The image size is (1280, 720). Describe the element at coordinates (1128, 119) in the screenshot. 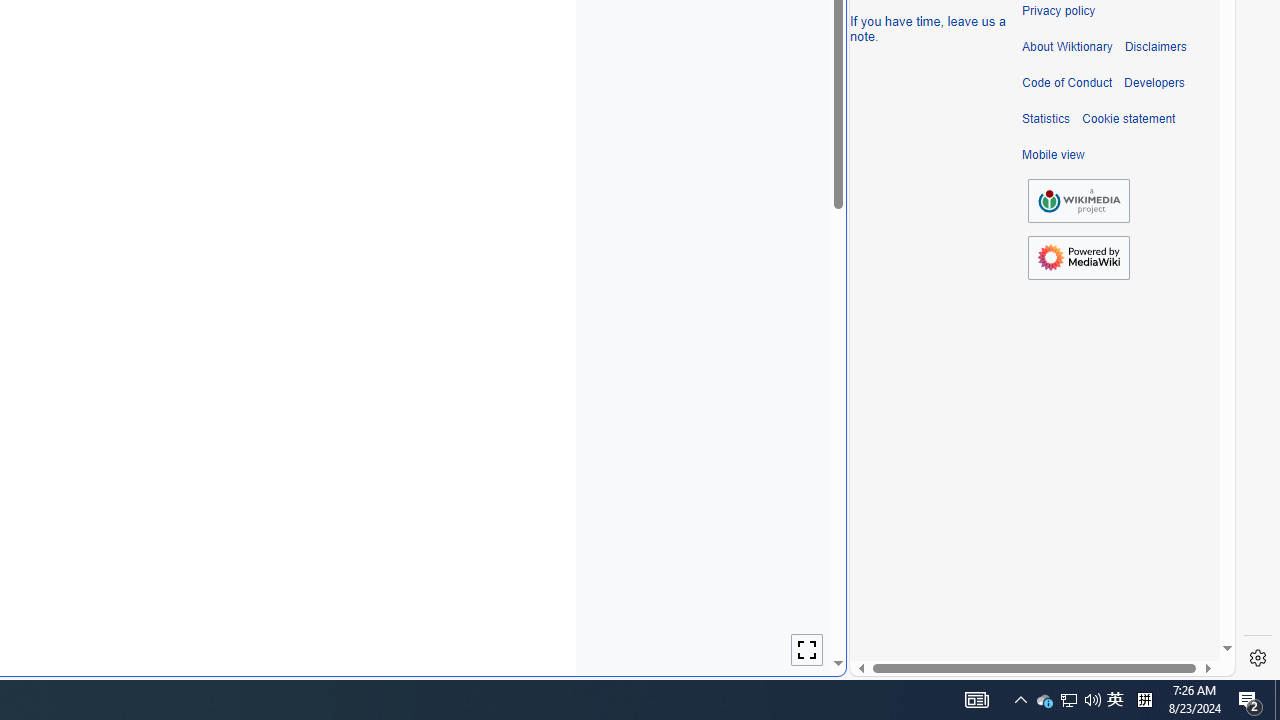

I see `'Cookie statement'` at that location.